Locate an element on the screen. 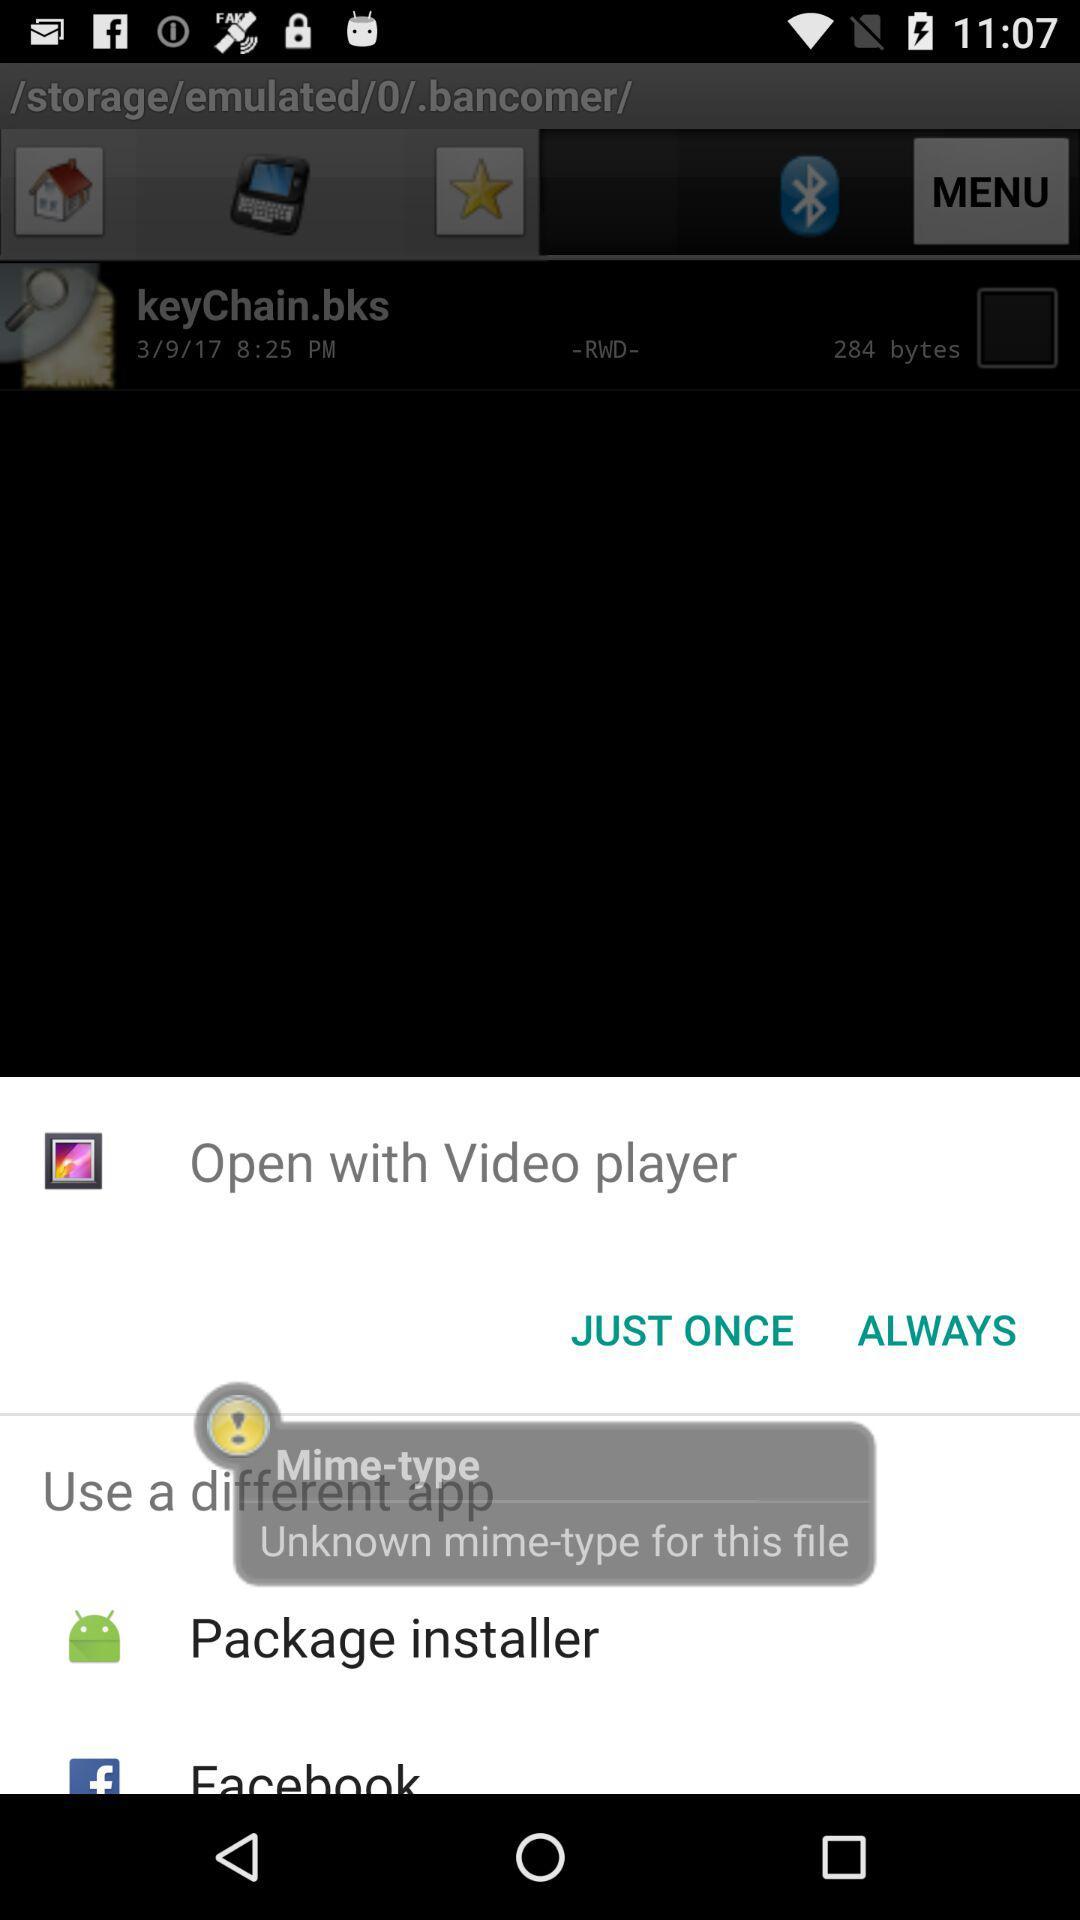 The height and width of the screenshot is (1920, 1080). the package installer is located at coordinates (394, 1636).